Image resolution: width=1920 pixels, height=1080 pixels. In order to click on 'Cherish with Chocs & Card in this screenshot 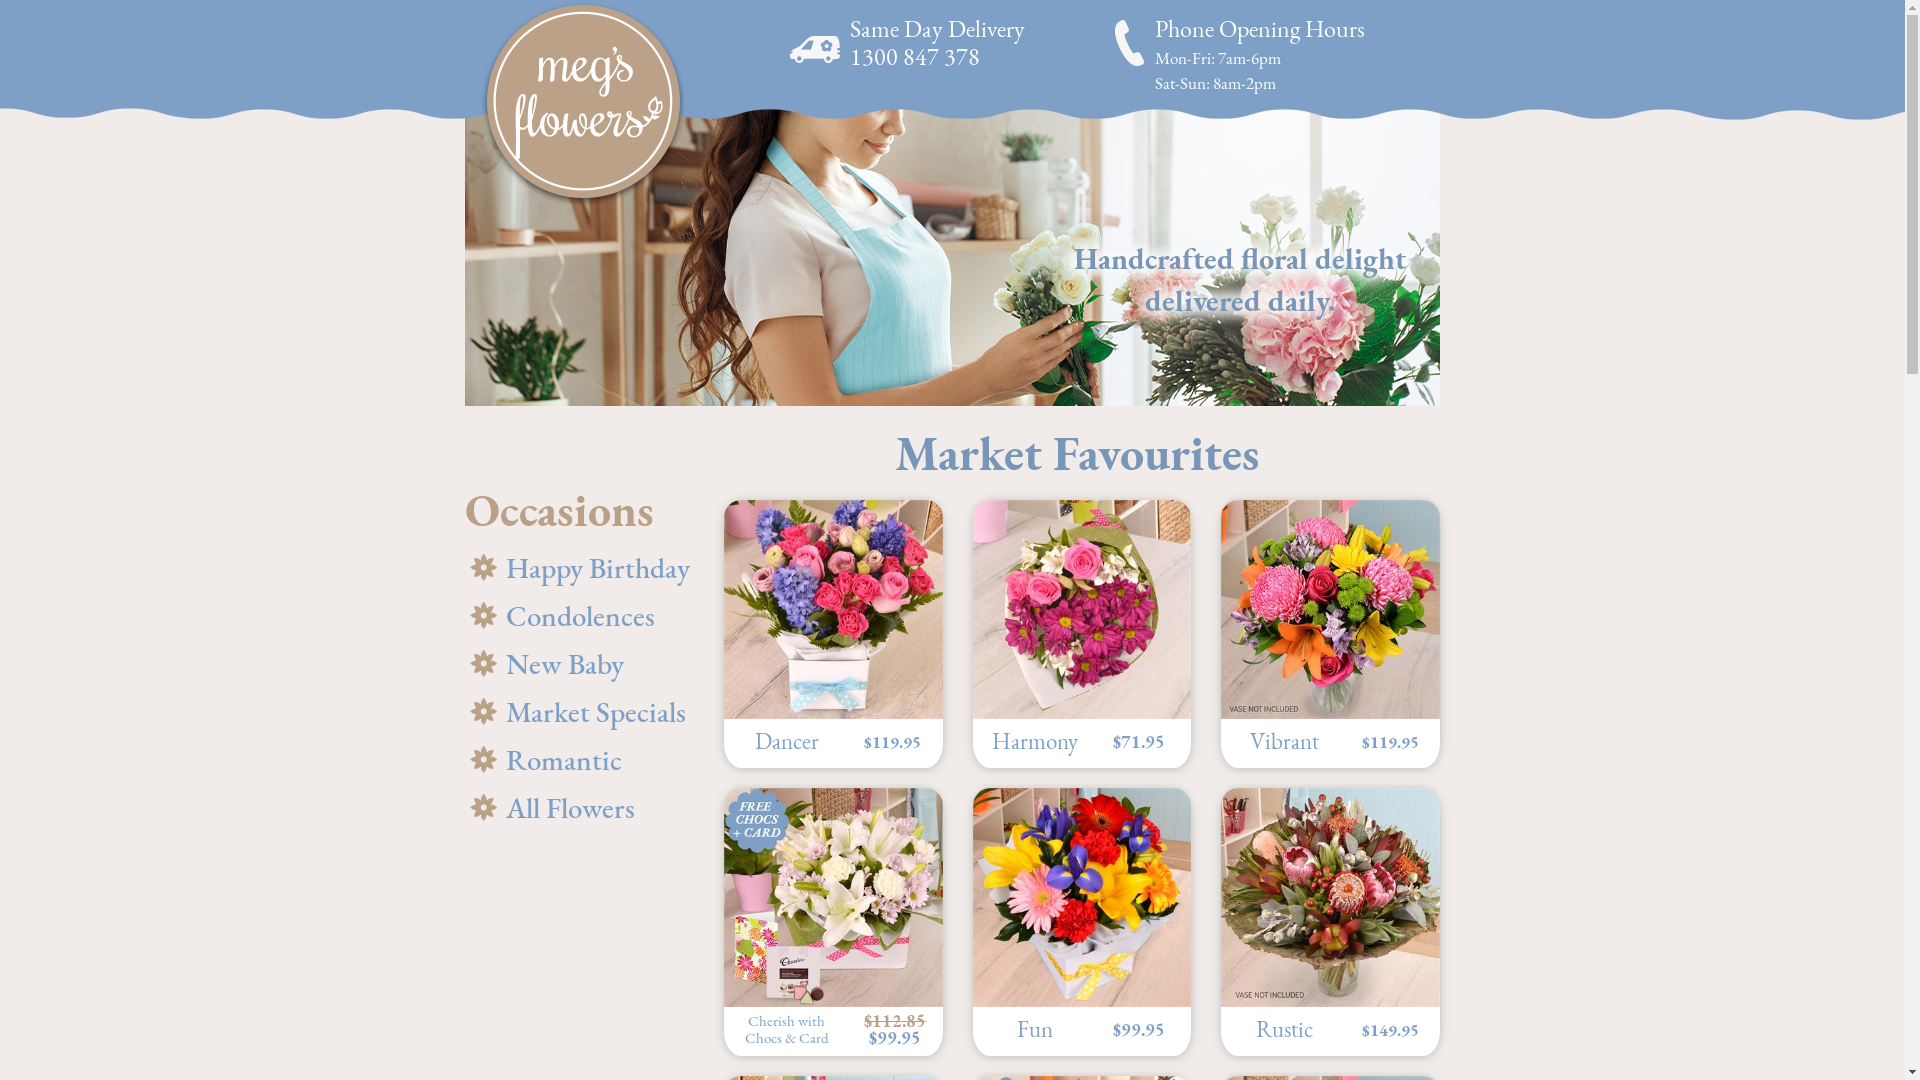, I will do `click(833, 921)`.